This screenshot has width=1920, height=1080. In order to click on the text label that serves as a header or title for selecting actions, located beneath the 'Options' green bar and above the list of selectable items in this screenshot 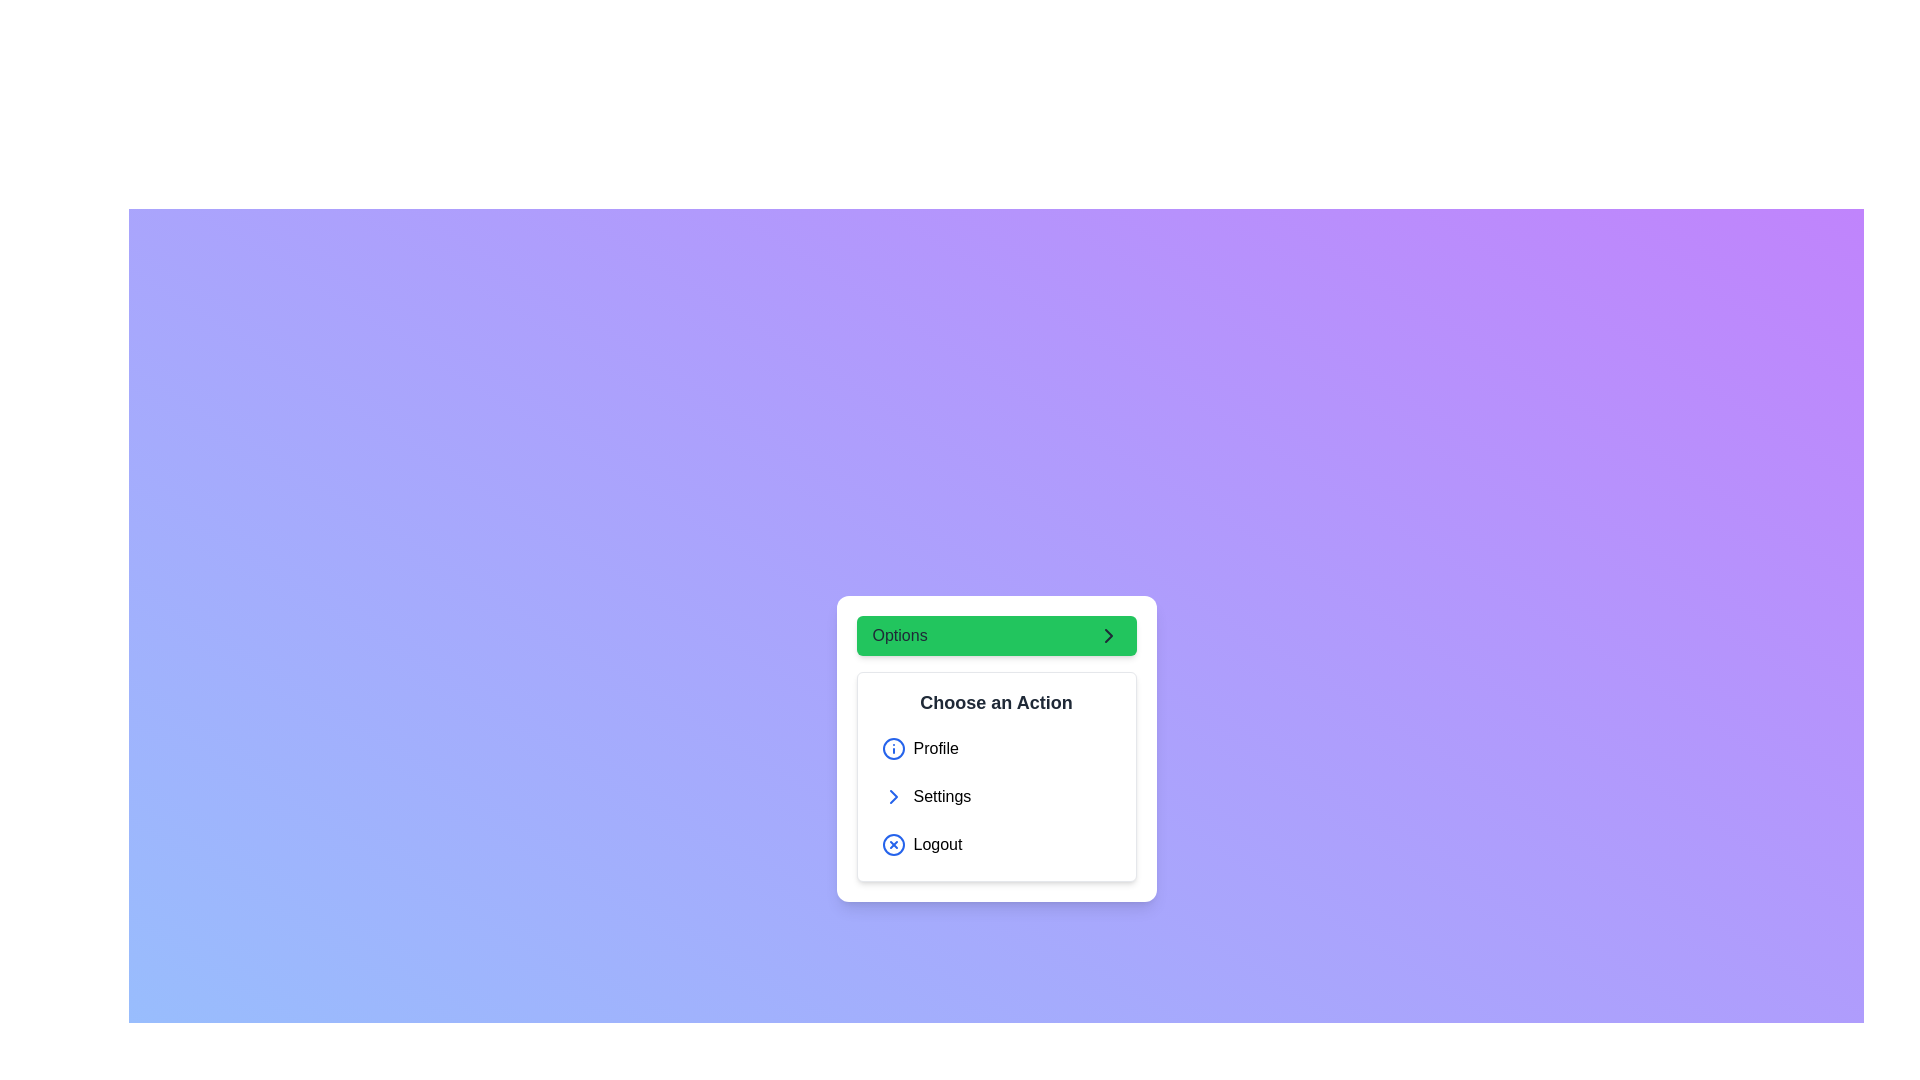, I will do `click(996, 701)`.